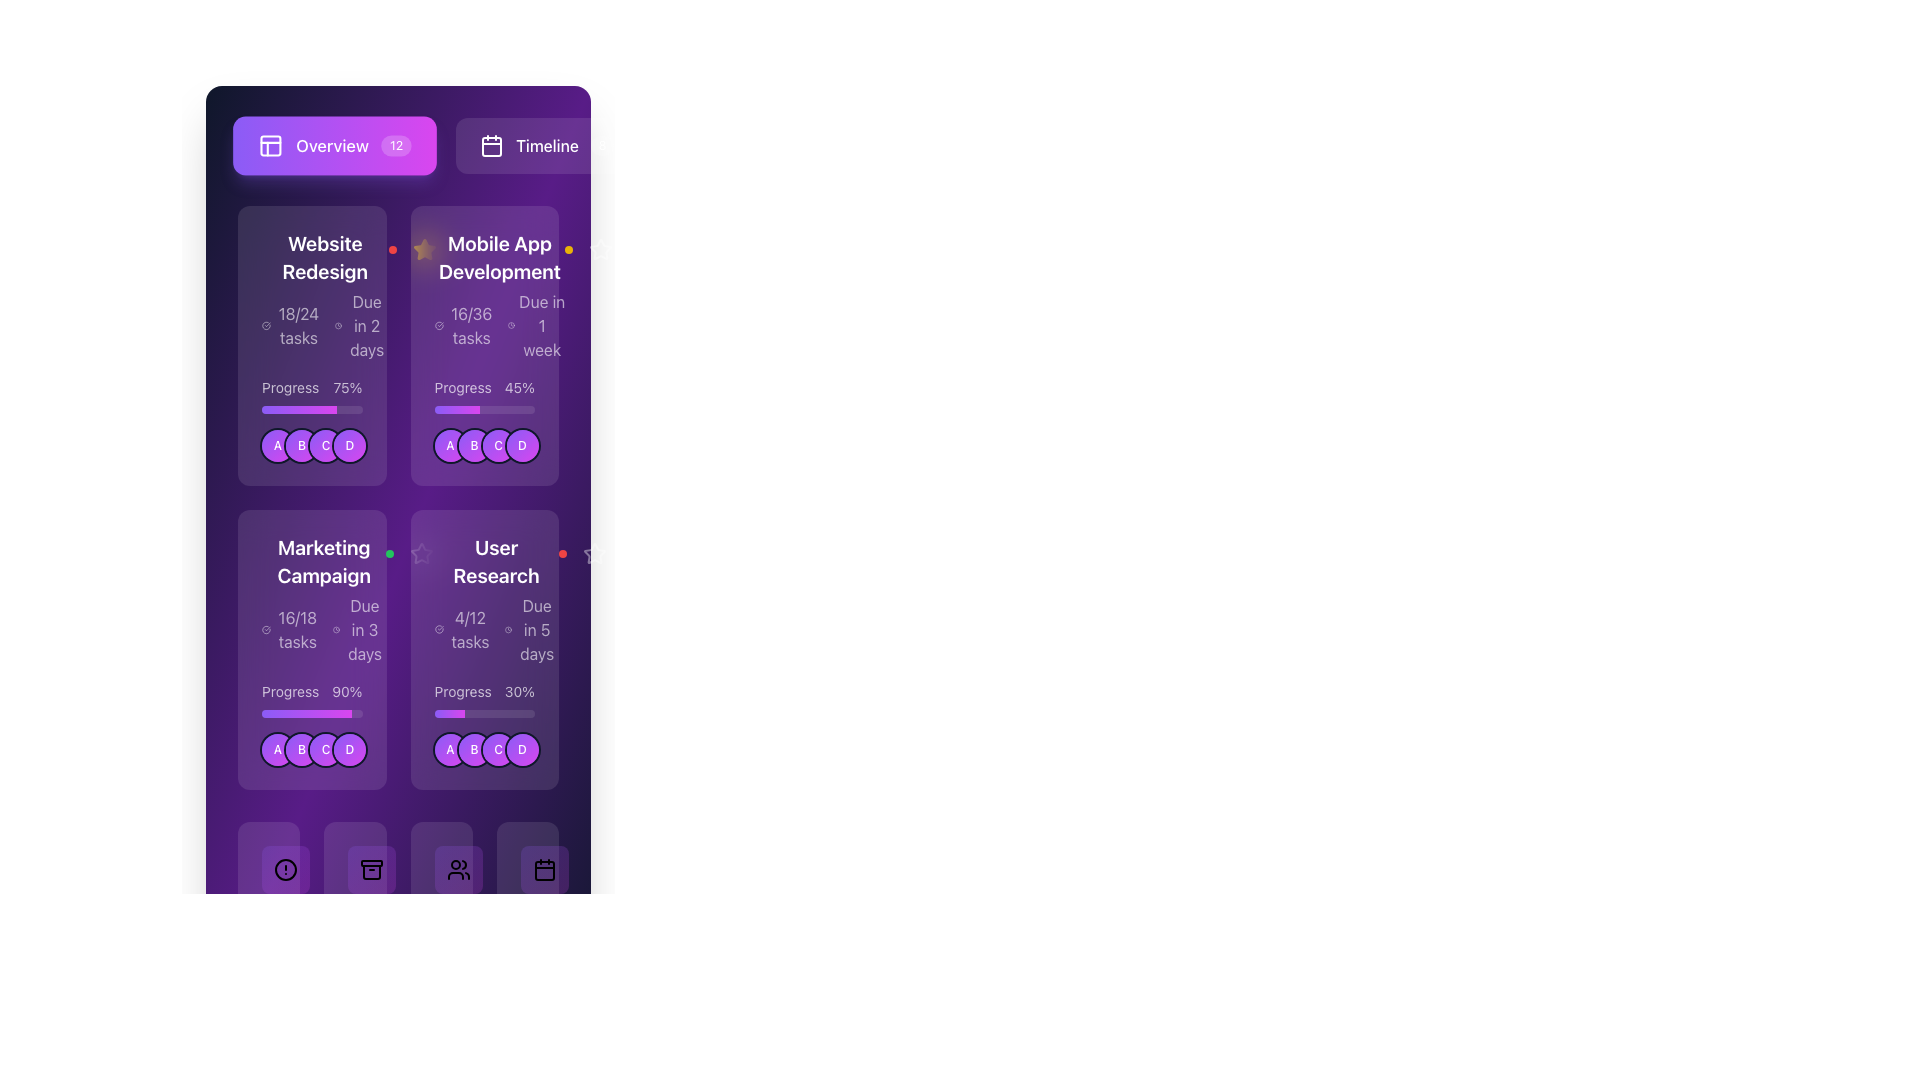 The image size is (1920, 1080). What do you see at coordinates (542, 325) in the screenshot?
I see `the static text label displaying 'Due in 1 week' located in the top-right corner of the 'Mobile App Development' card` at bounding box center [542, 325].